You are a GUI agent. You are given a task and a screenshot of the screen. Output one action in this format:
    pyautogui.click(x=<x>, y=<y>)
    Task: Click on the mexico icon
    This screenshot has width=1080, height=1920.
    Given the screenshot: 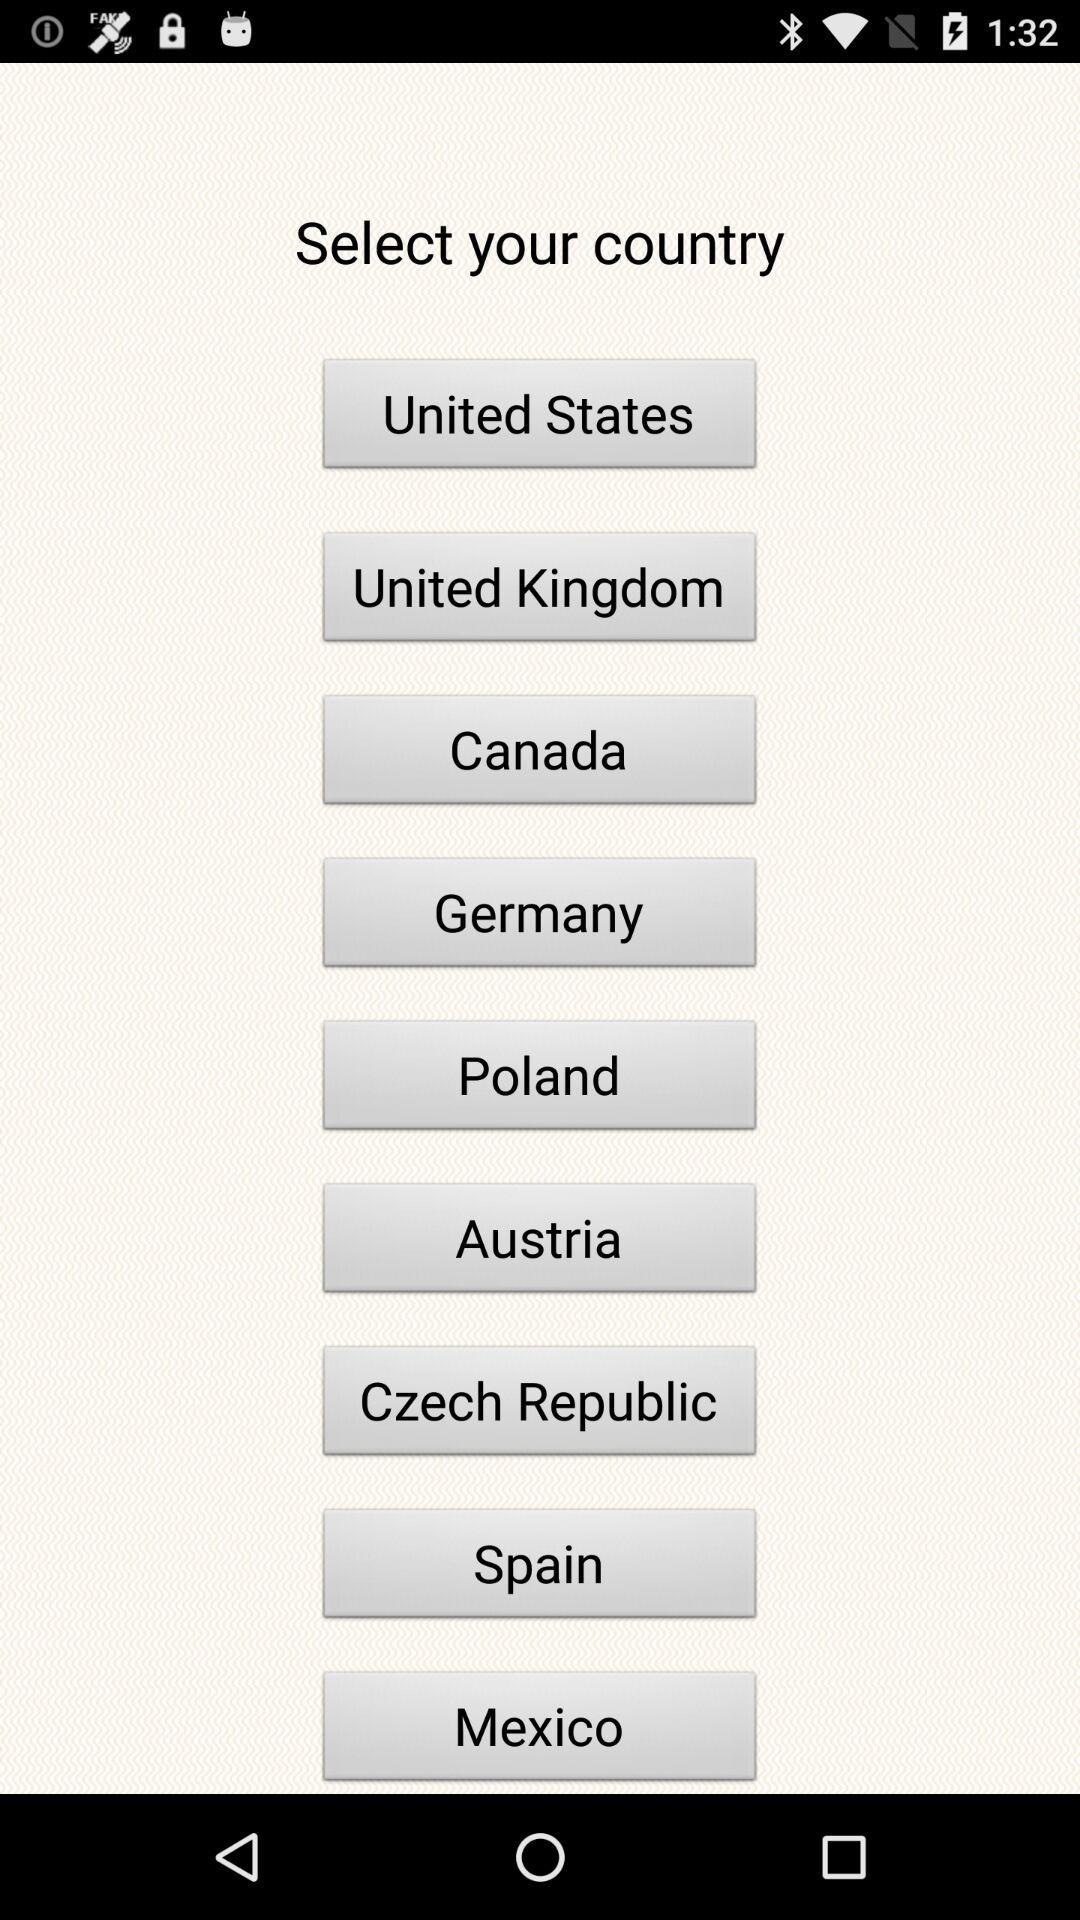 What is the action you would take?
    pyautogui.click(x=540, y=1730)
    